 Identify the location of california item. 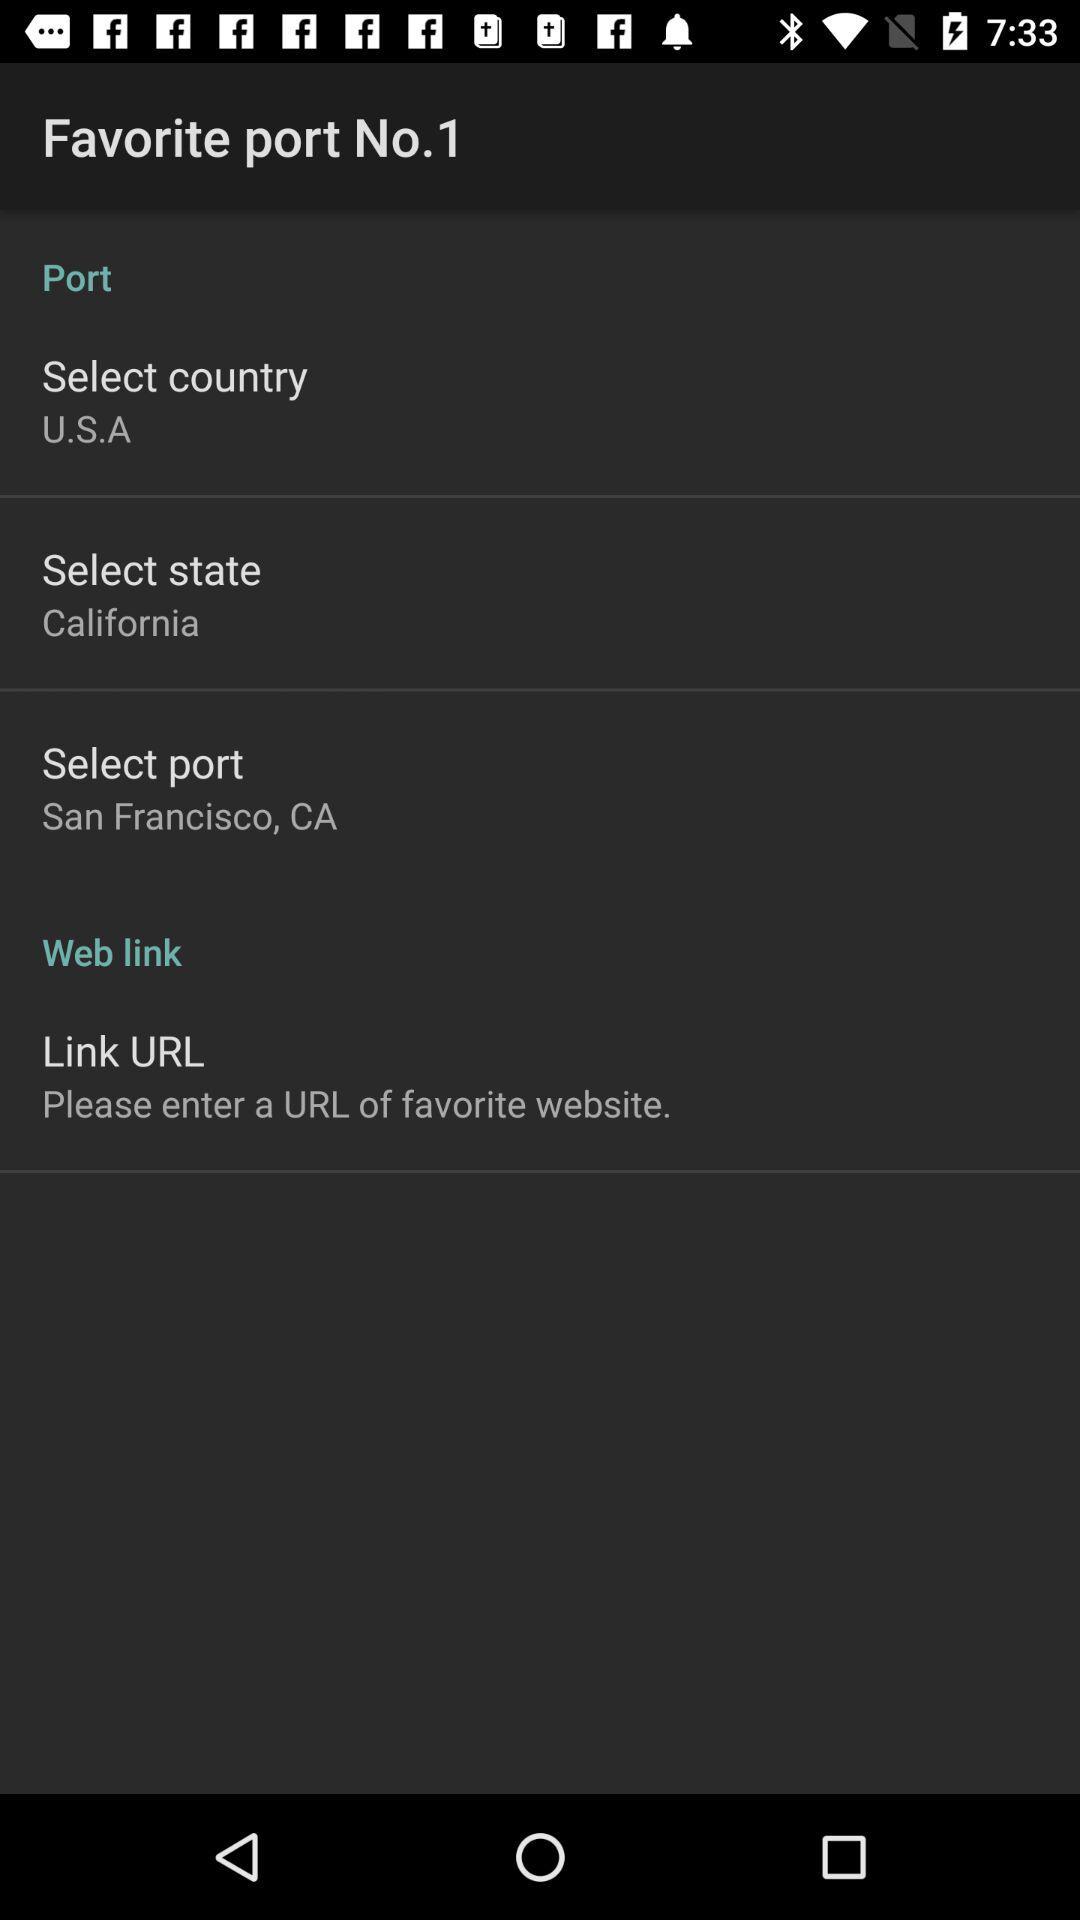
(121, 620).